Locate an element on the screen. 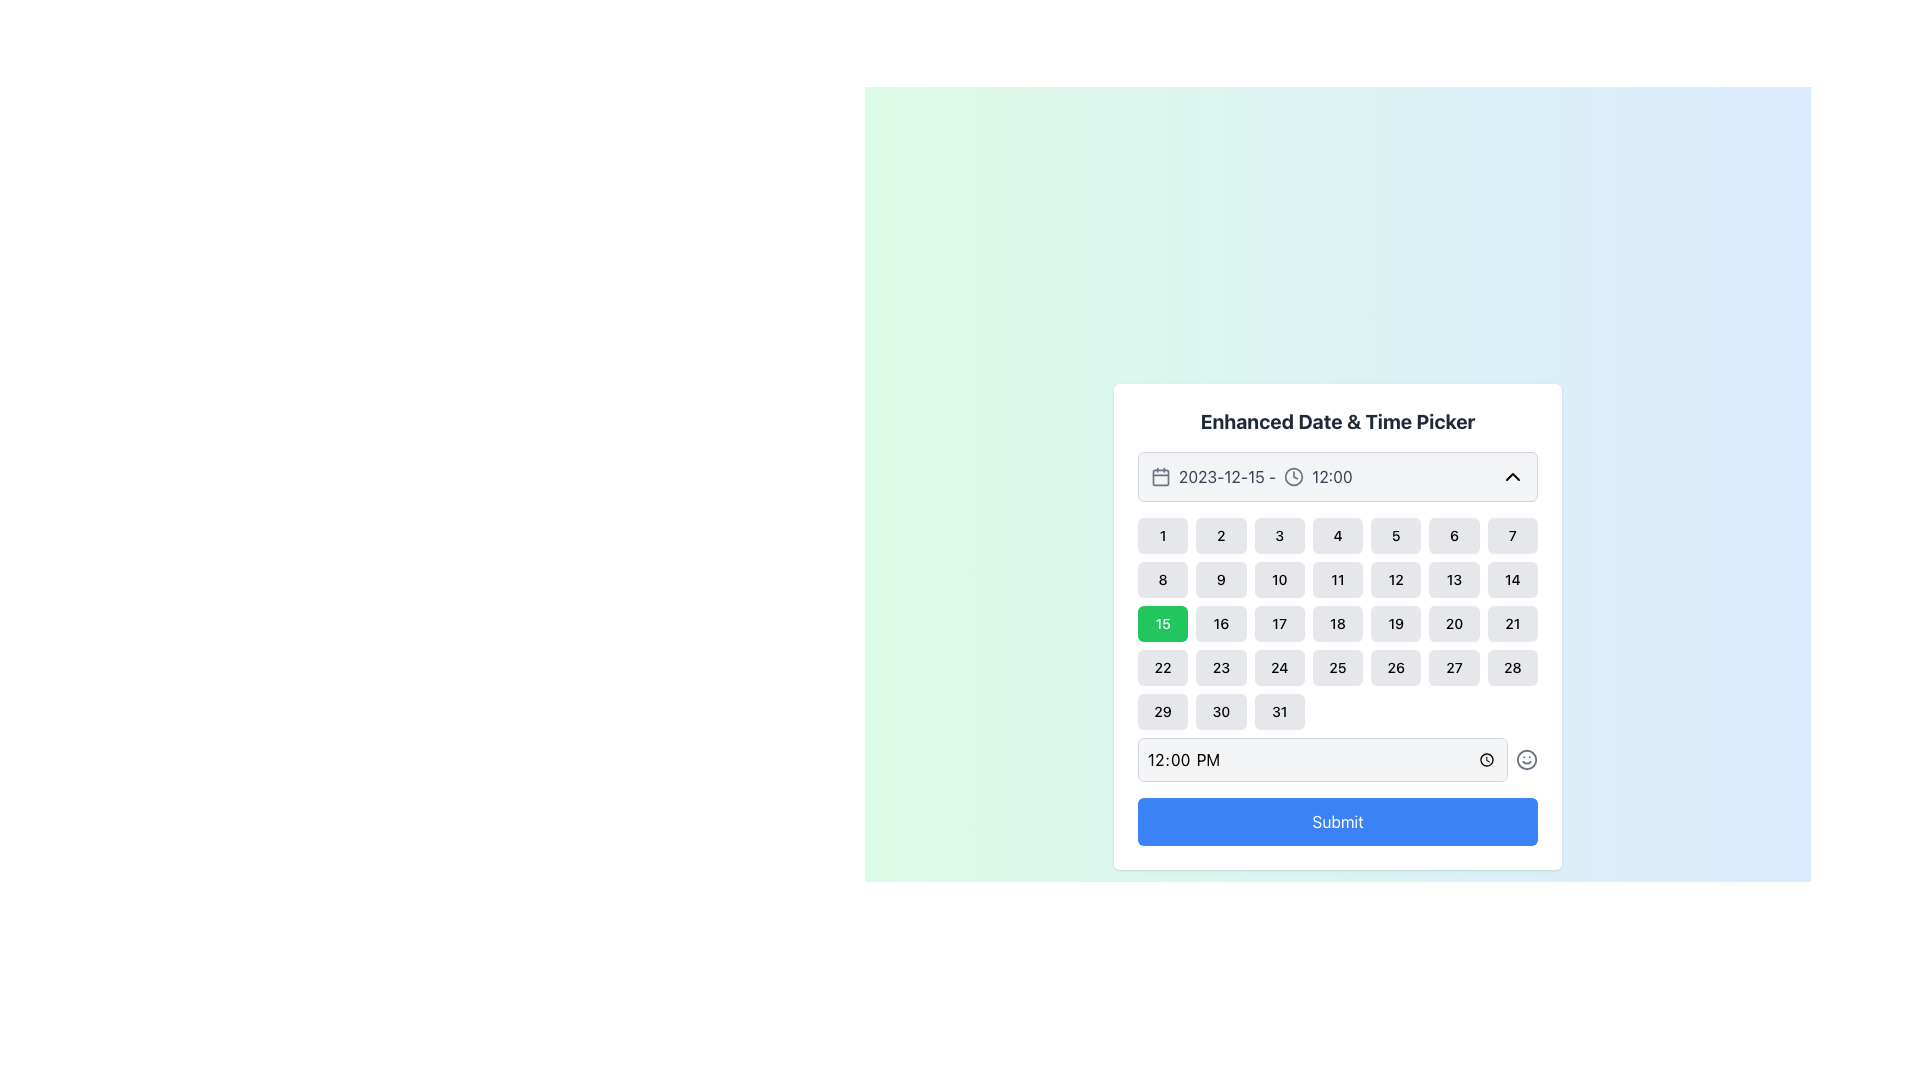  the 'Submit' button with a blue background and rounded corners located at the lower part of the 'Enhanced Date & Time Picker' panel is located at coordinates (1338, 821).